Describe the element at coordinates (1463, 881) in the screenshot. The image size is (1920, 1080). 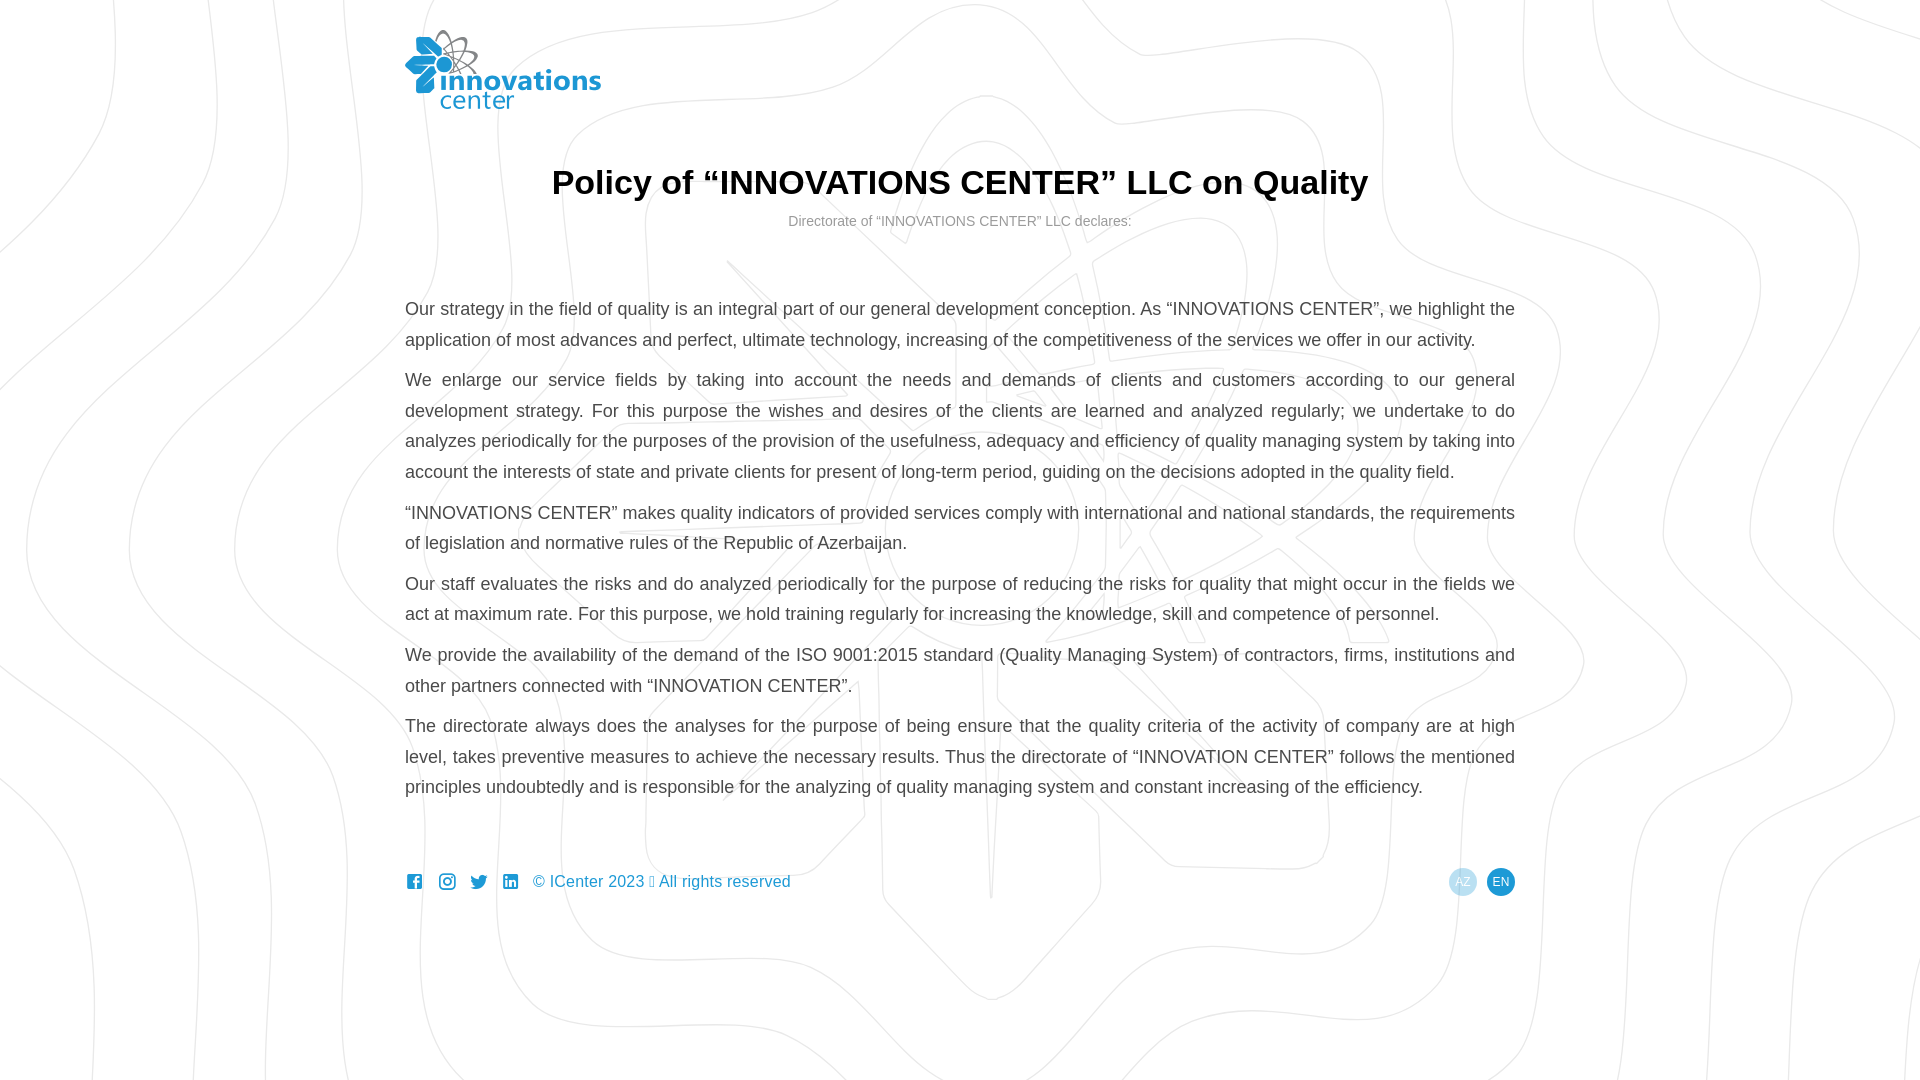
I see `'AZ'` at that location.